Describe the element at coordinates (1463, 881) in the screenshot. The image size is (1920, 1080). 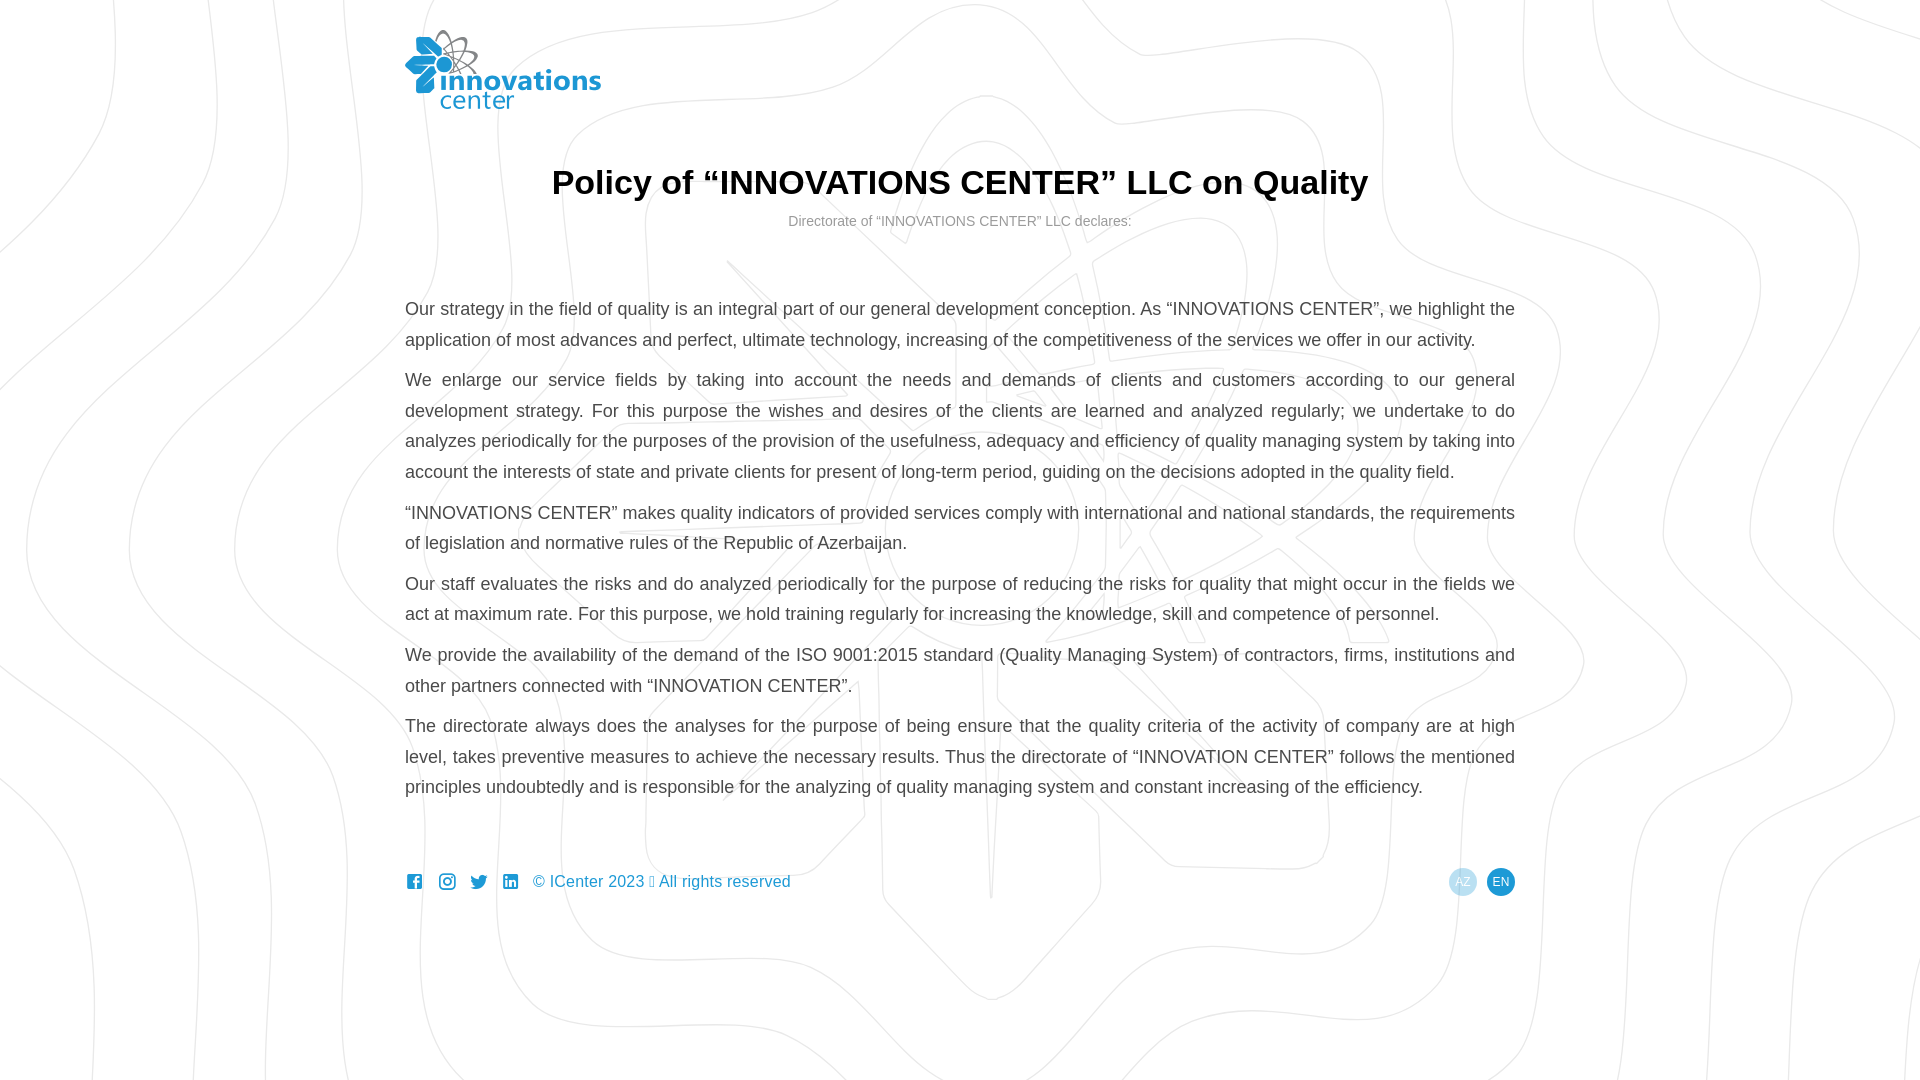
I see `'AZ'` at that location.